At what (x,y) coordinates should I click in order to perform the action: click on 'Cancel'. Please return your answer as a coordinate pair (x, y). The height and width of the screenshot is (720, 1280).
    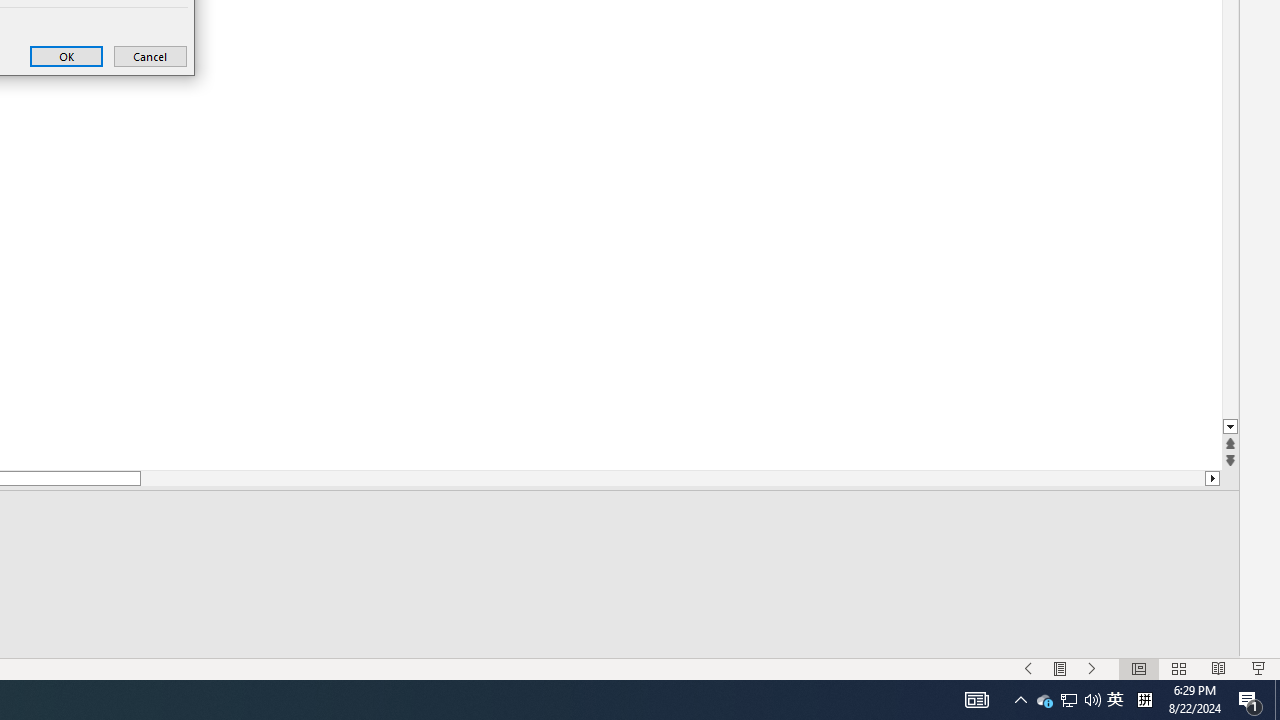
    Looking at the image, I should click on (149, 55).